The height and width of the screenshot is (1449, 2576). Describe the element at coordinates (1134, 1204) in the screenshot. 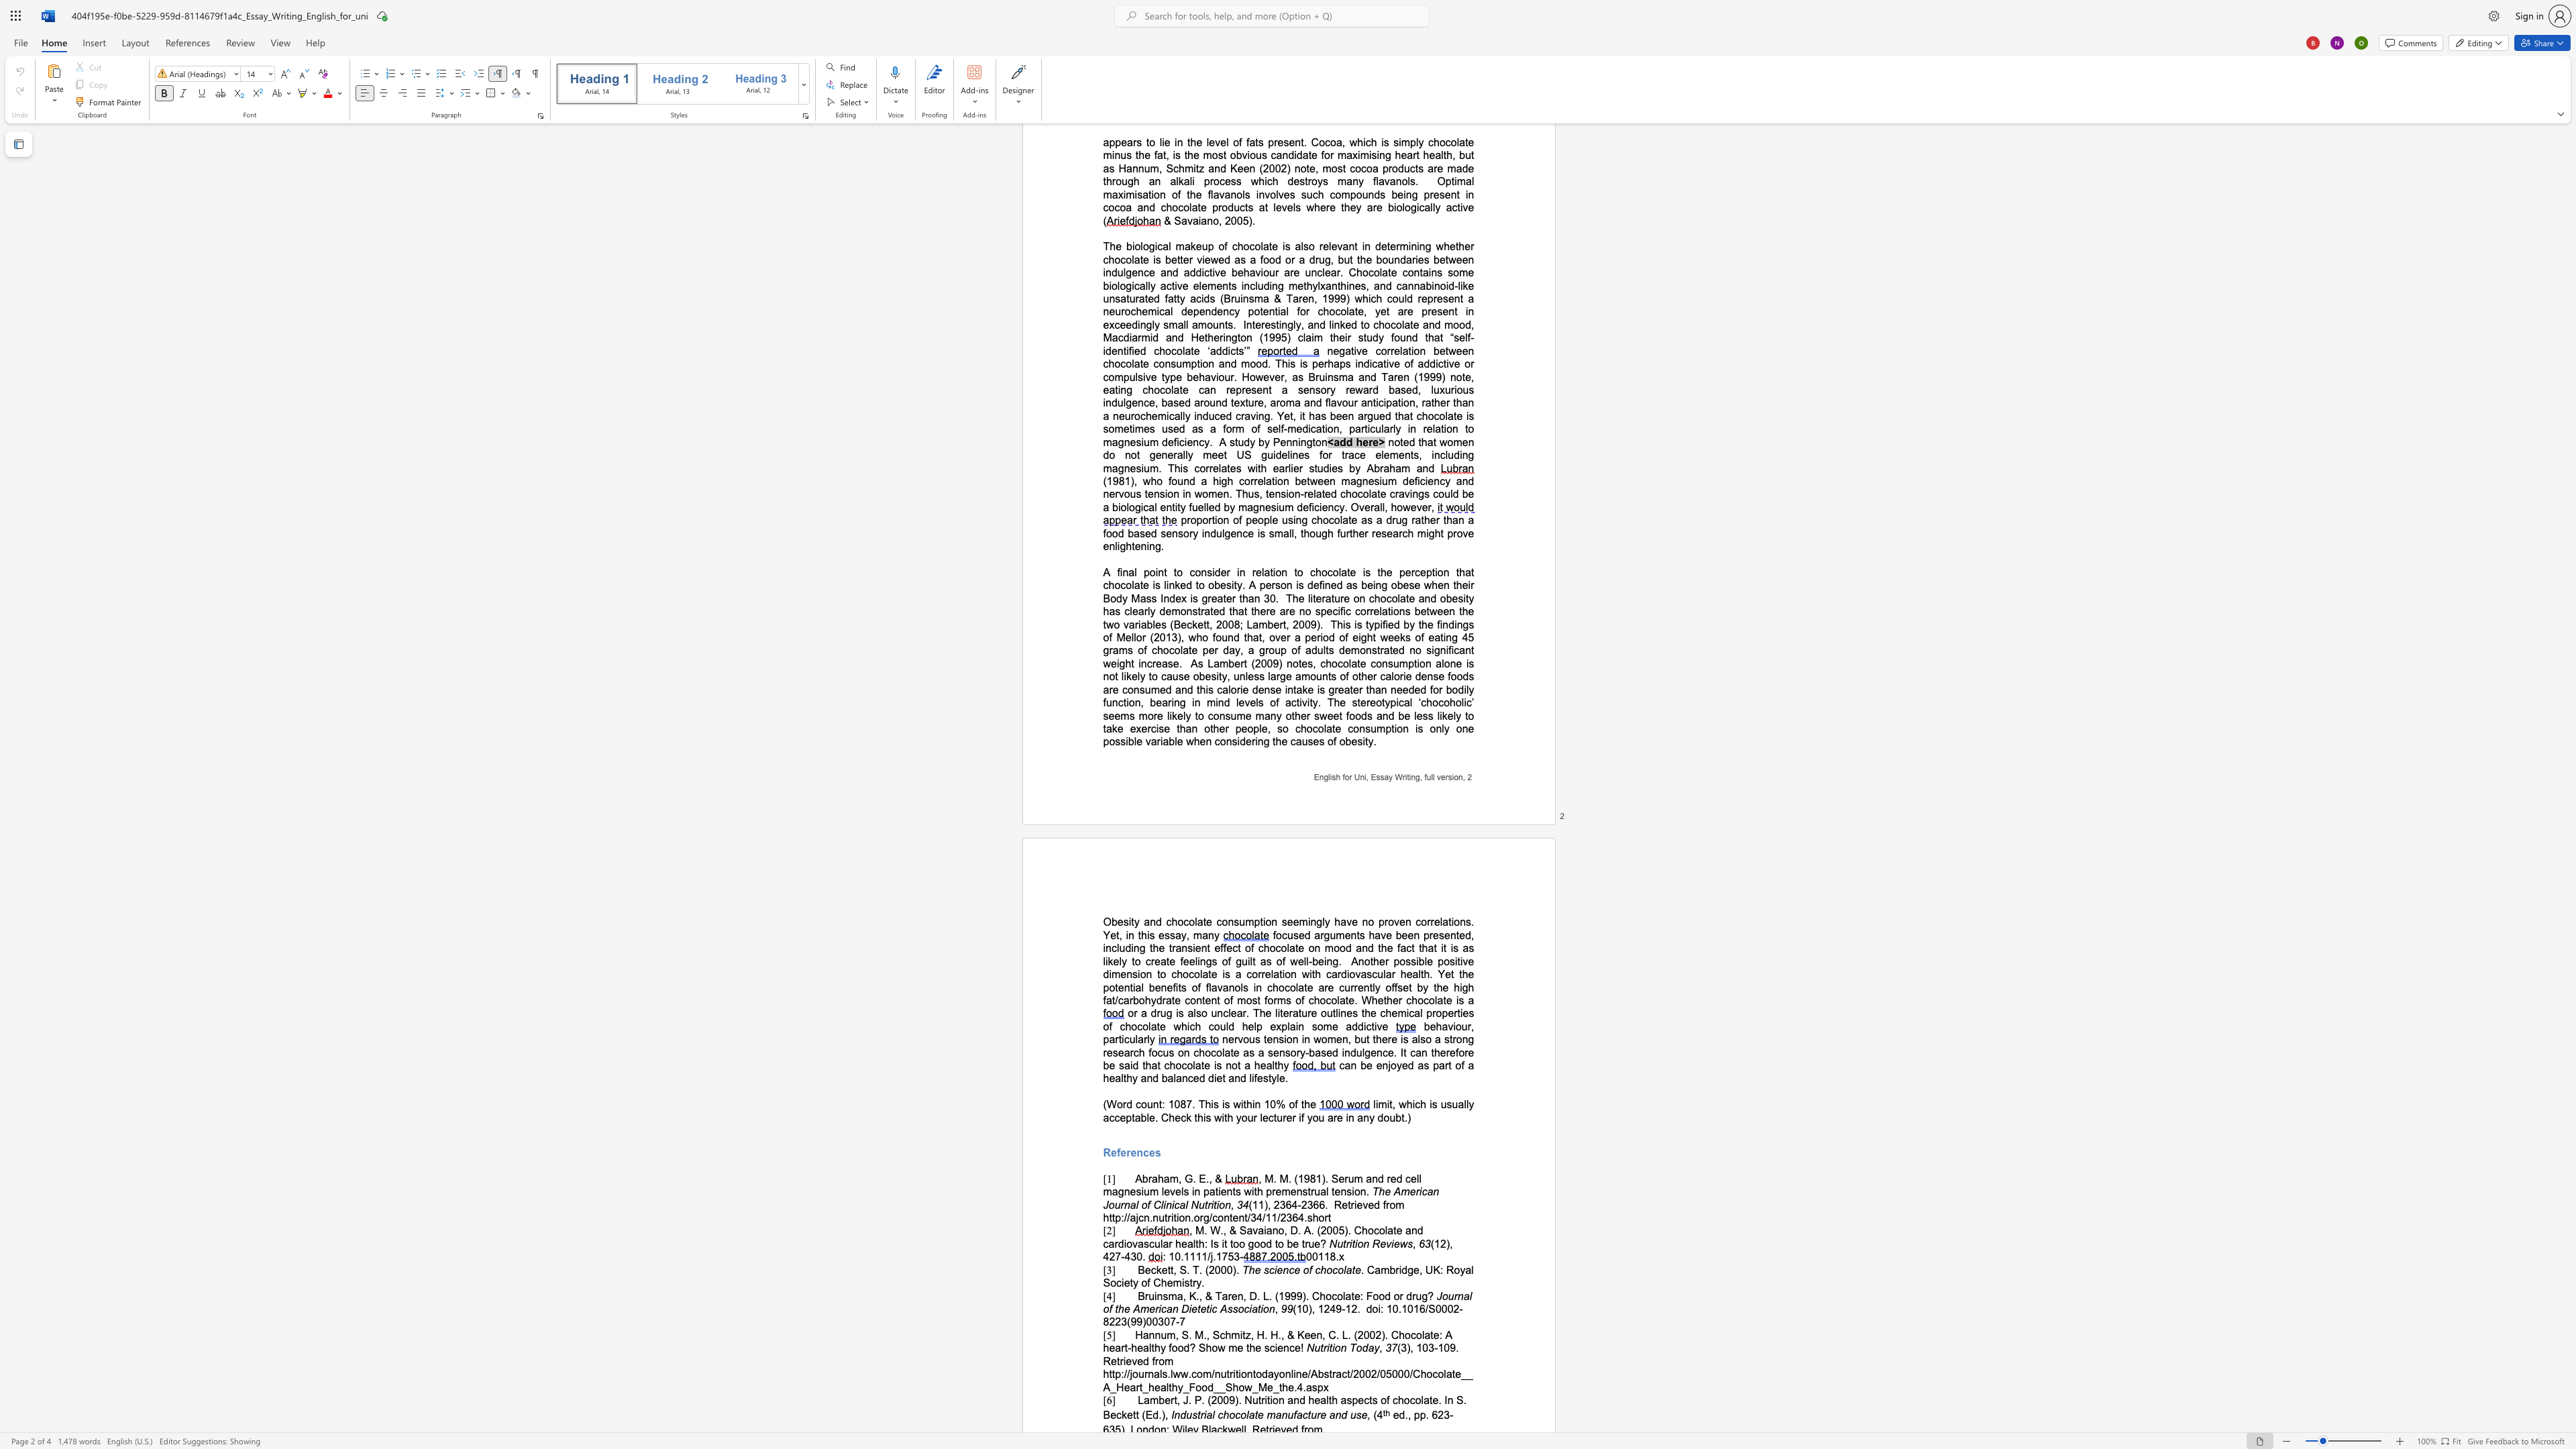

I see `the subset text "l of Clinic" within the text "The American Journal of Clinical Nutrition"` at that location.